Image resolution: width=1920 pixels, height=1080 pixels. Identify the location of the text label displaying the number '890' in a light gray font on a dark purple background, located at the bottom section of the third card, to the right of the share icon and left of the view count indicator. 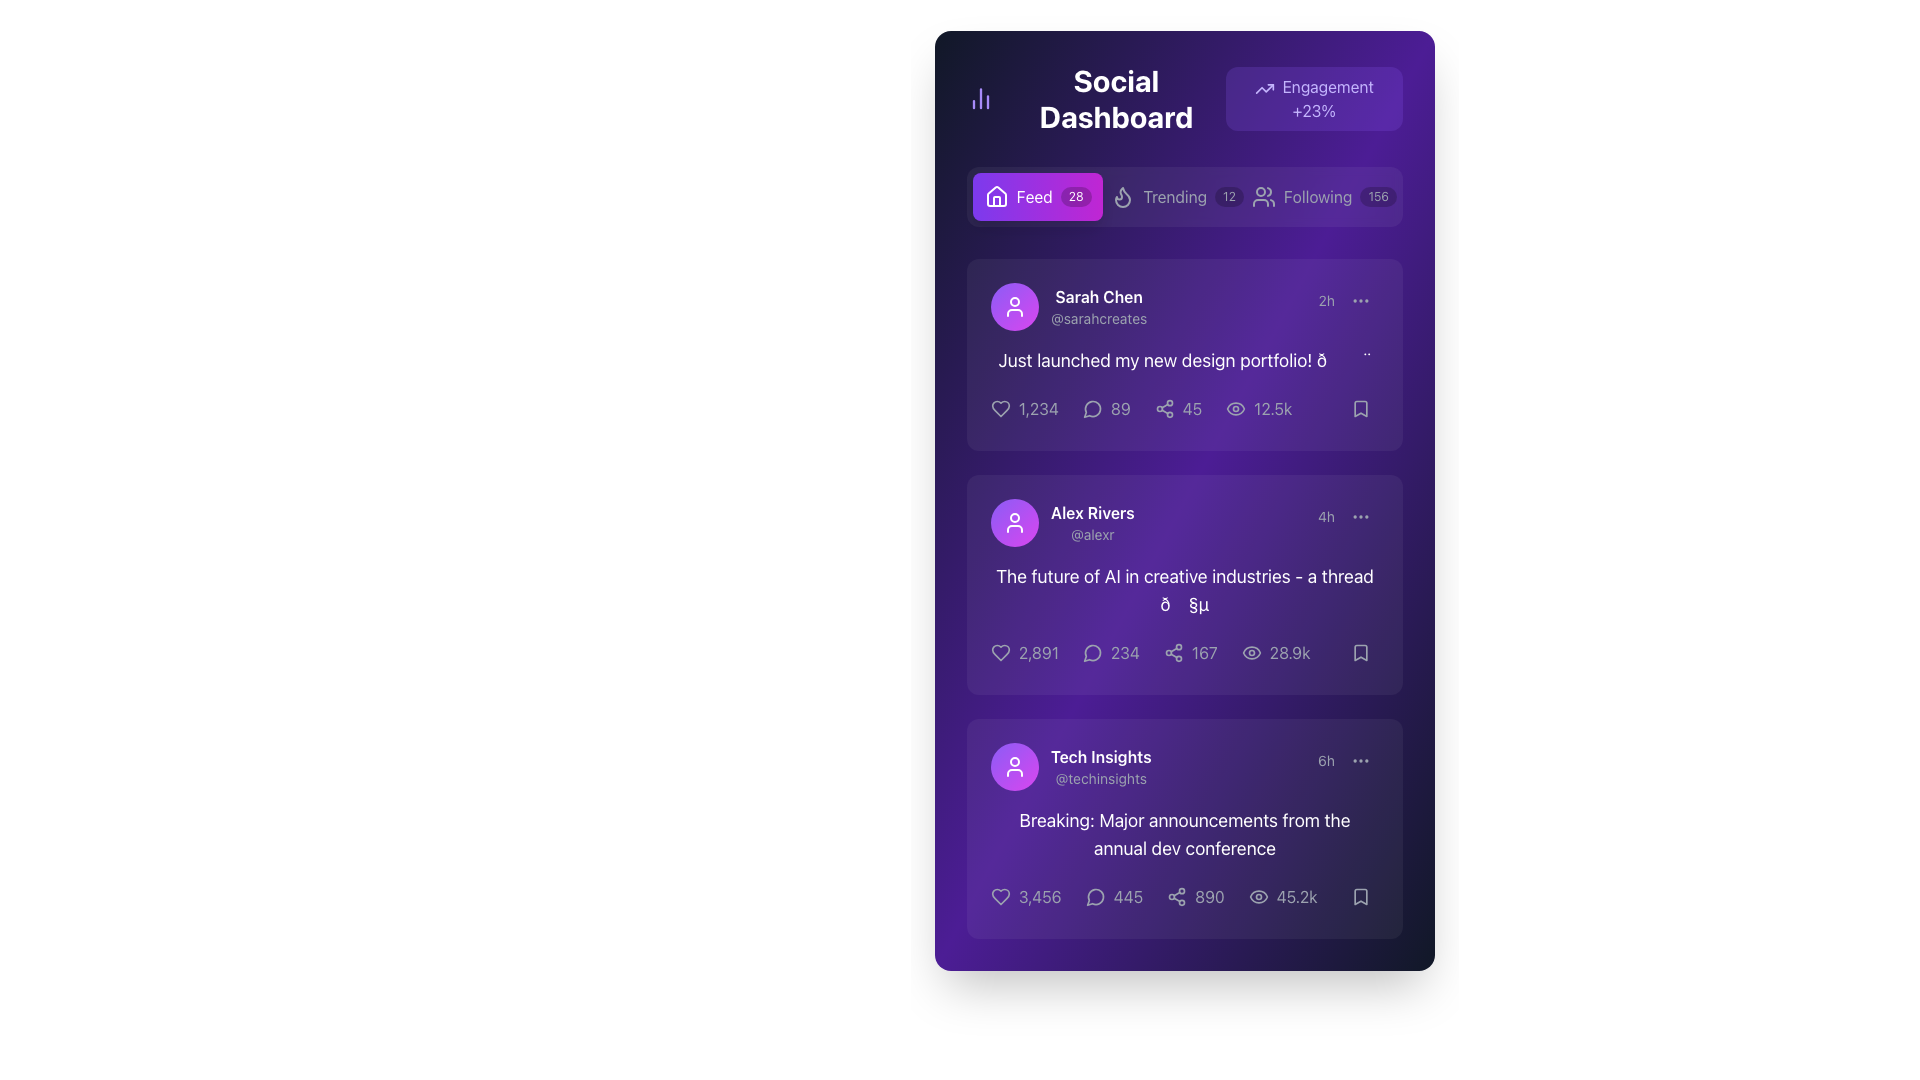
(1208, 896).